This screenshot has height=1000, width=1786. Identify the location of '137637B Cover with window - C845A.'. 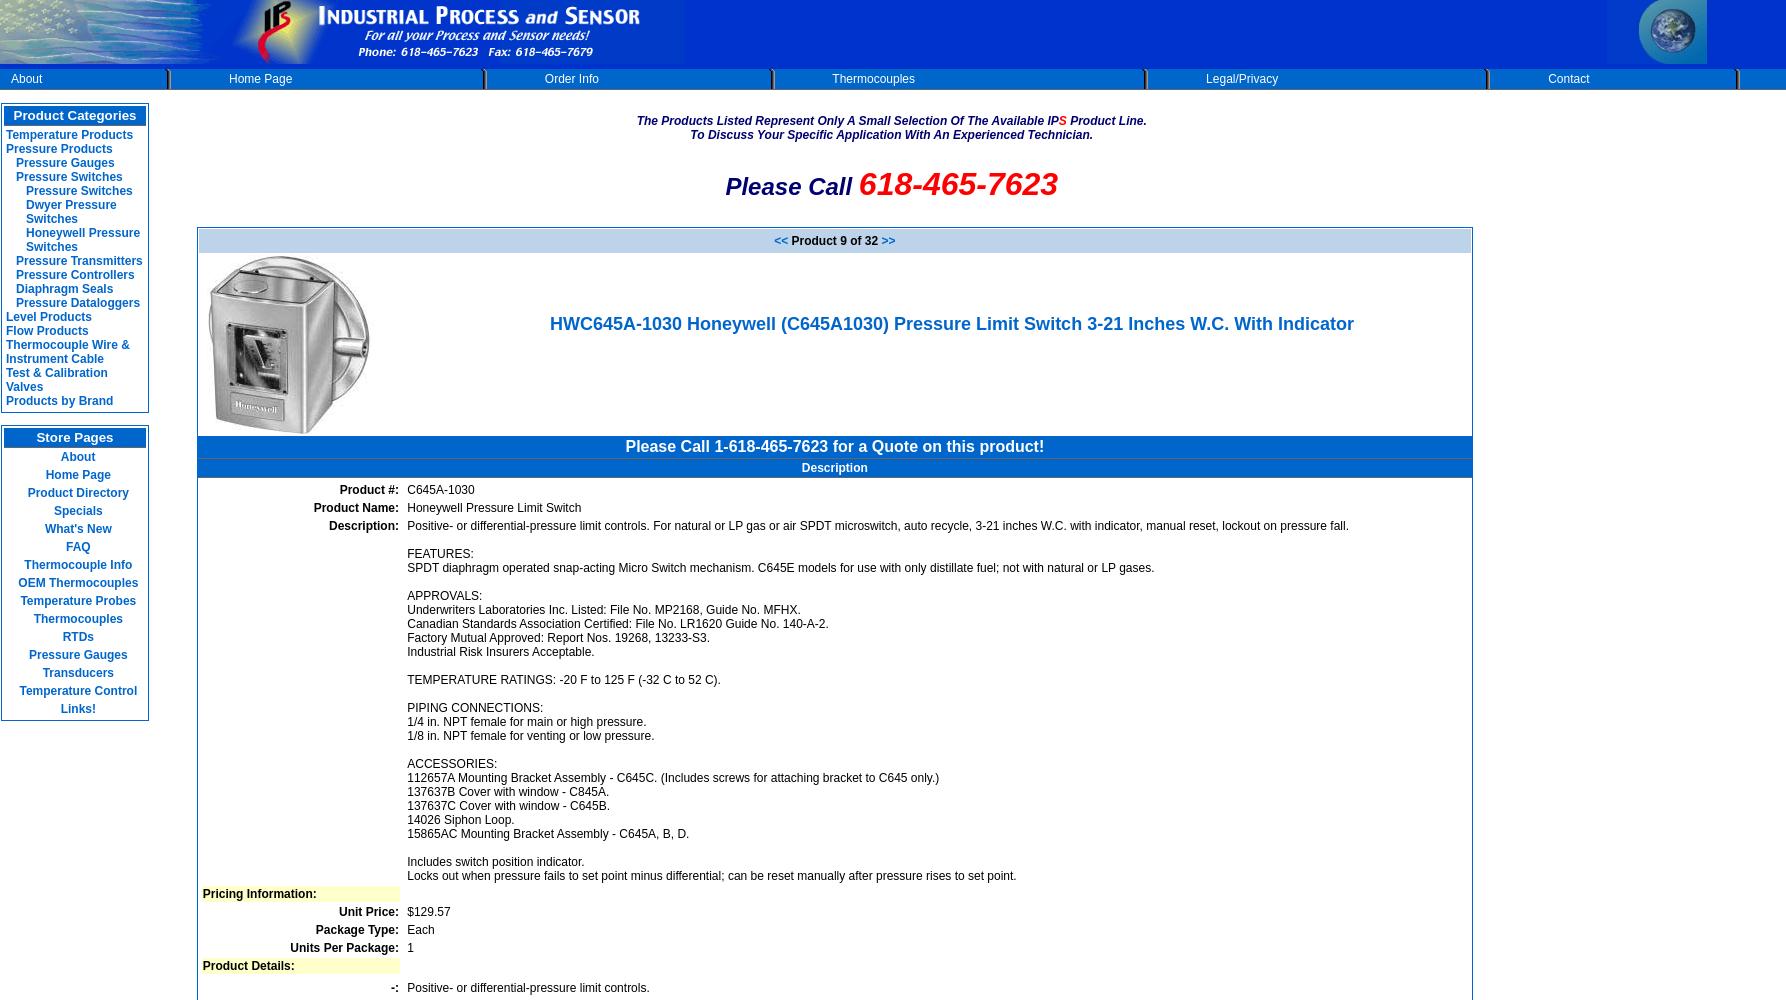
(506, 791).